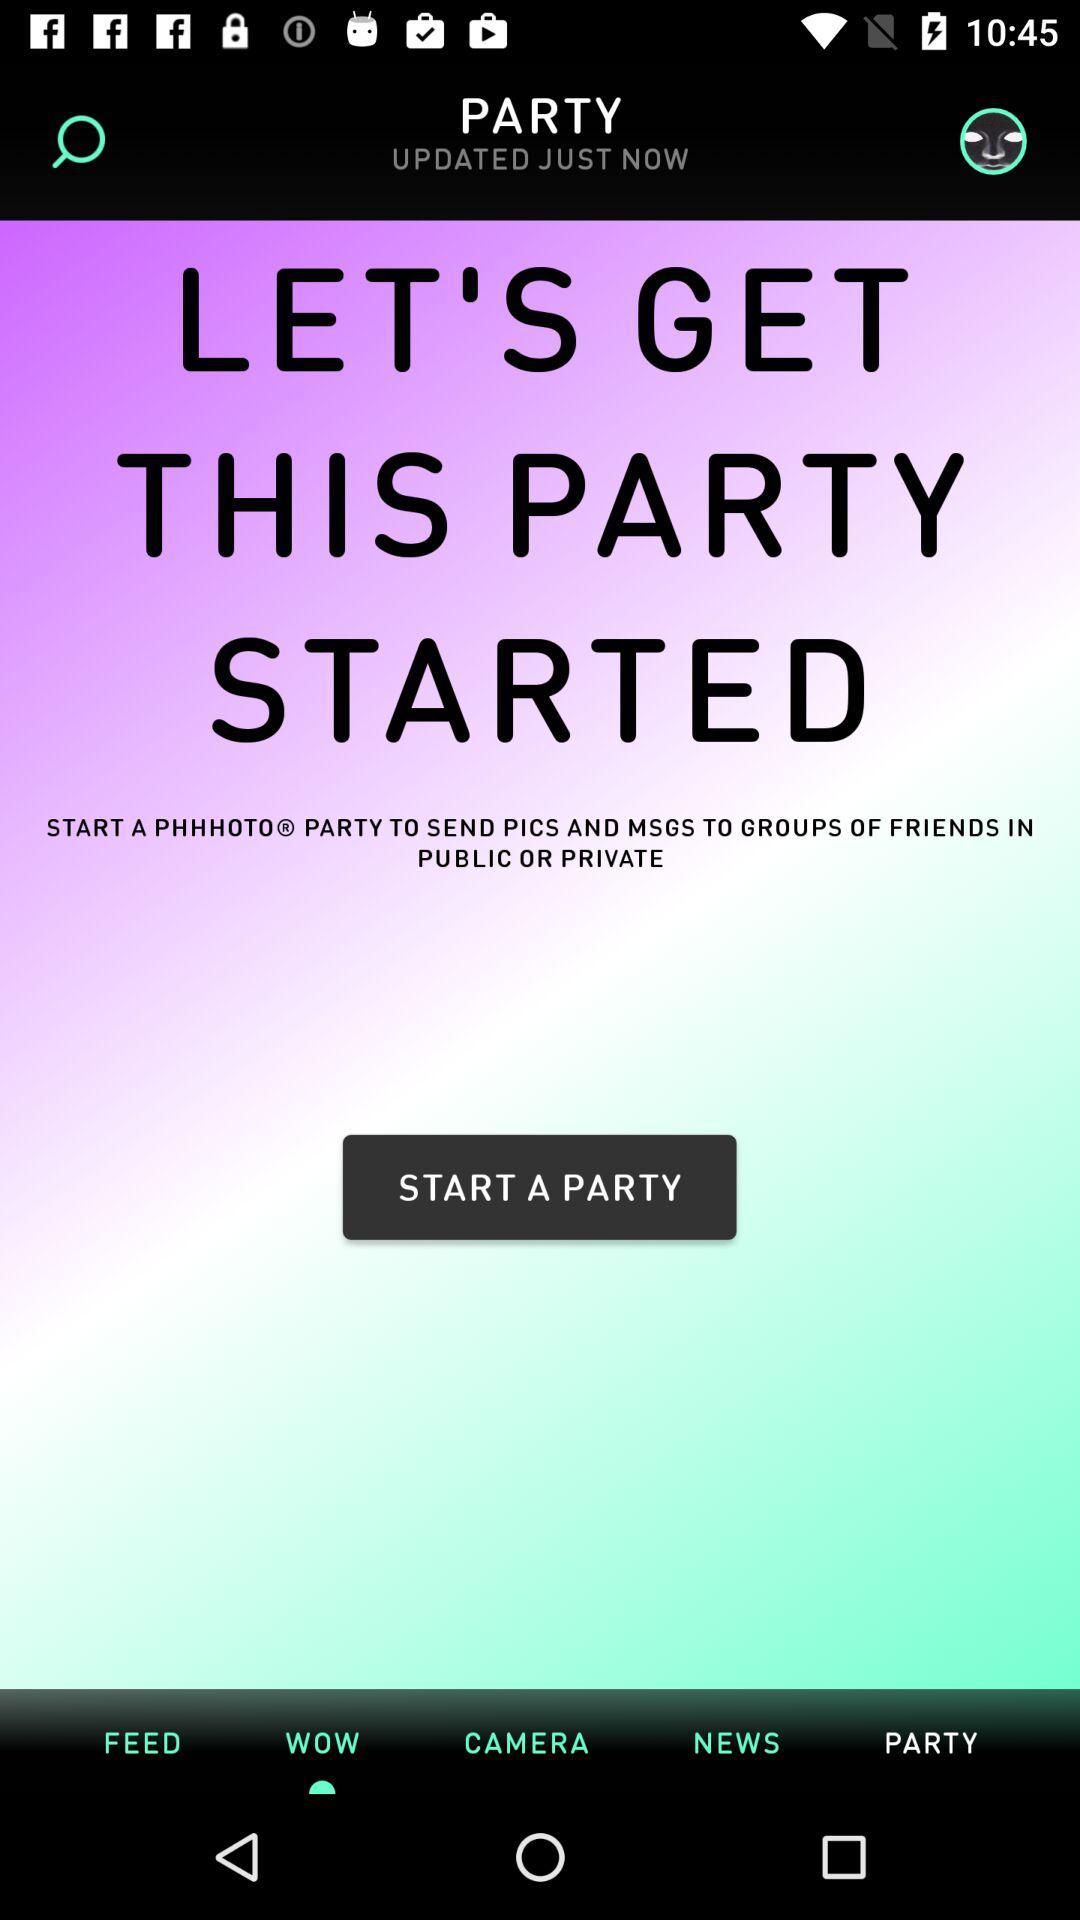 This screenshot has height=1920, width=1080. What do you see at coordinates (84, 140) in the screenshot?
I see `icon to the left of updated just now icon` at bounding box center [84, 140].